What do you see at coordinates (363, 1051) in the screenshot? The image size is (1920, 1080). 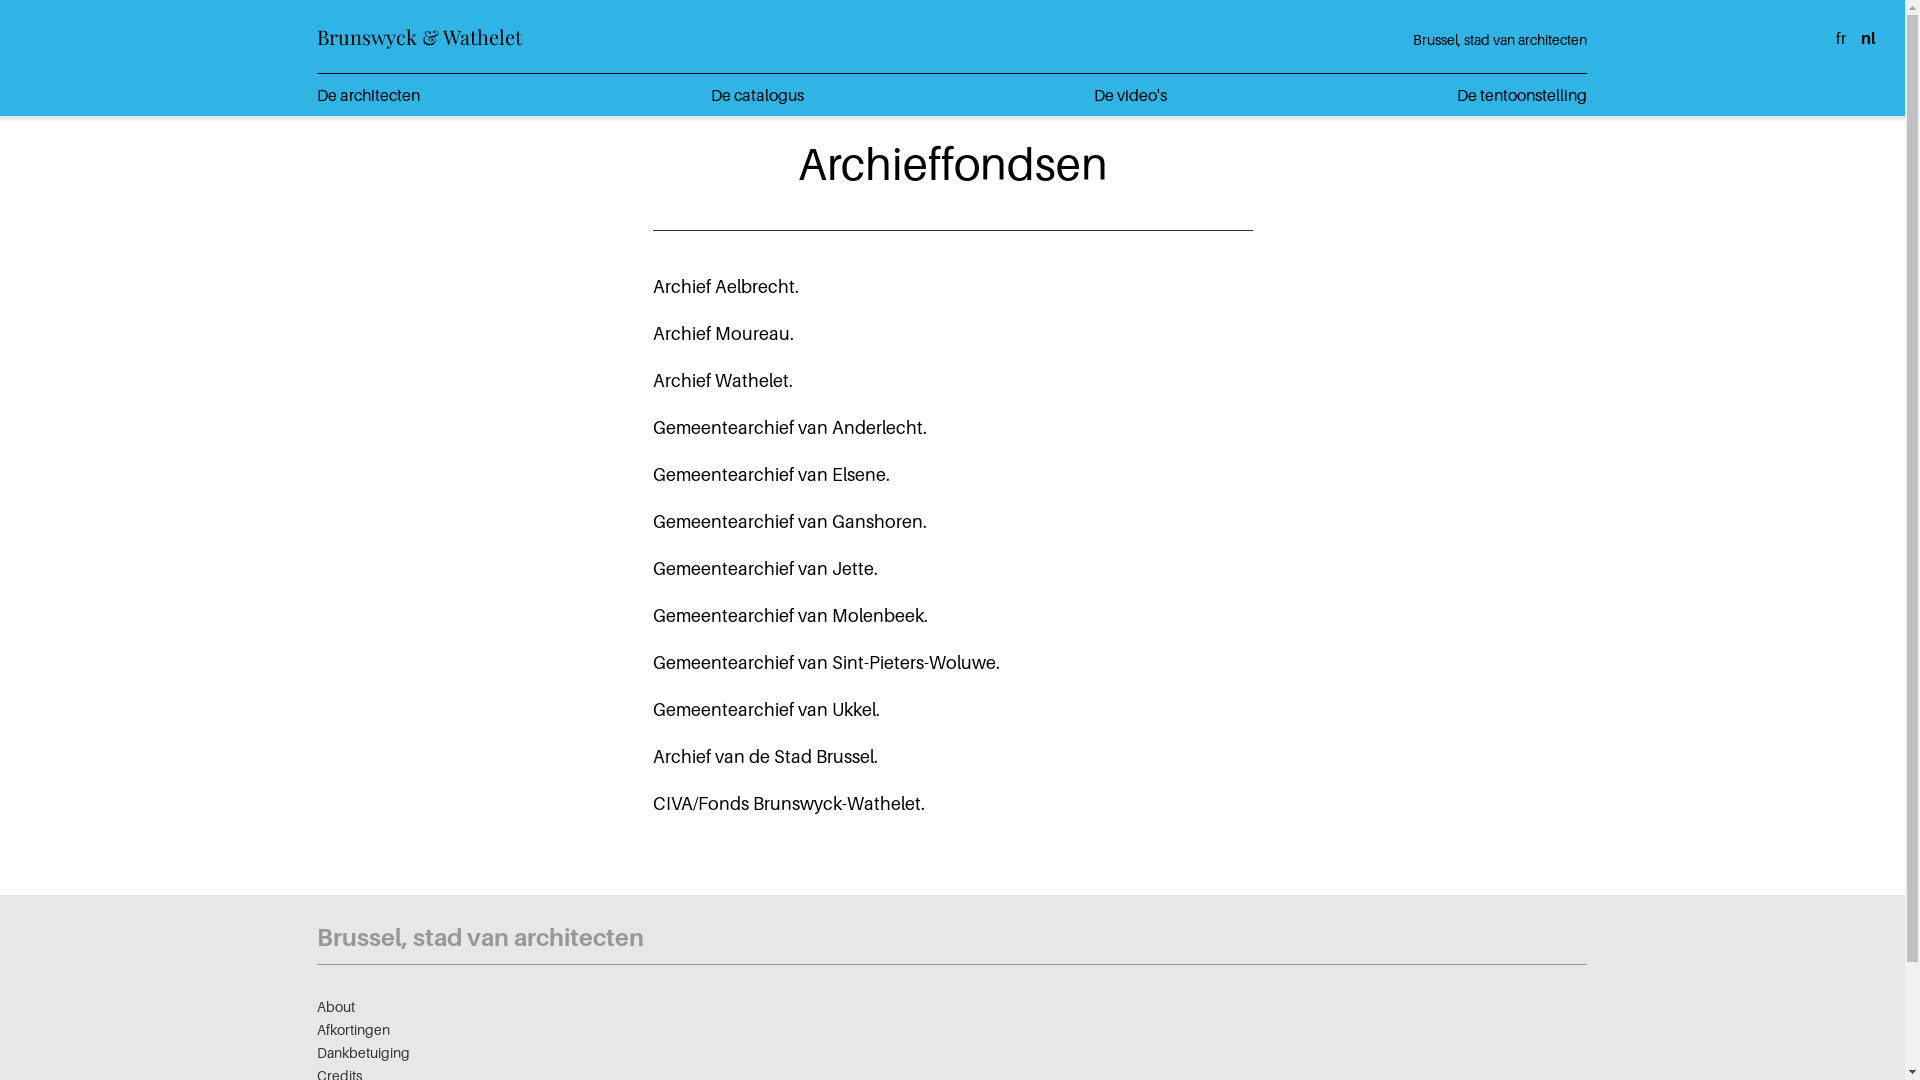 I see `'Dankbetuiging'` at bounding box center [363, 1051].